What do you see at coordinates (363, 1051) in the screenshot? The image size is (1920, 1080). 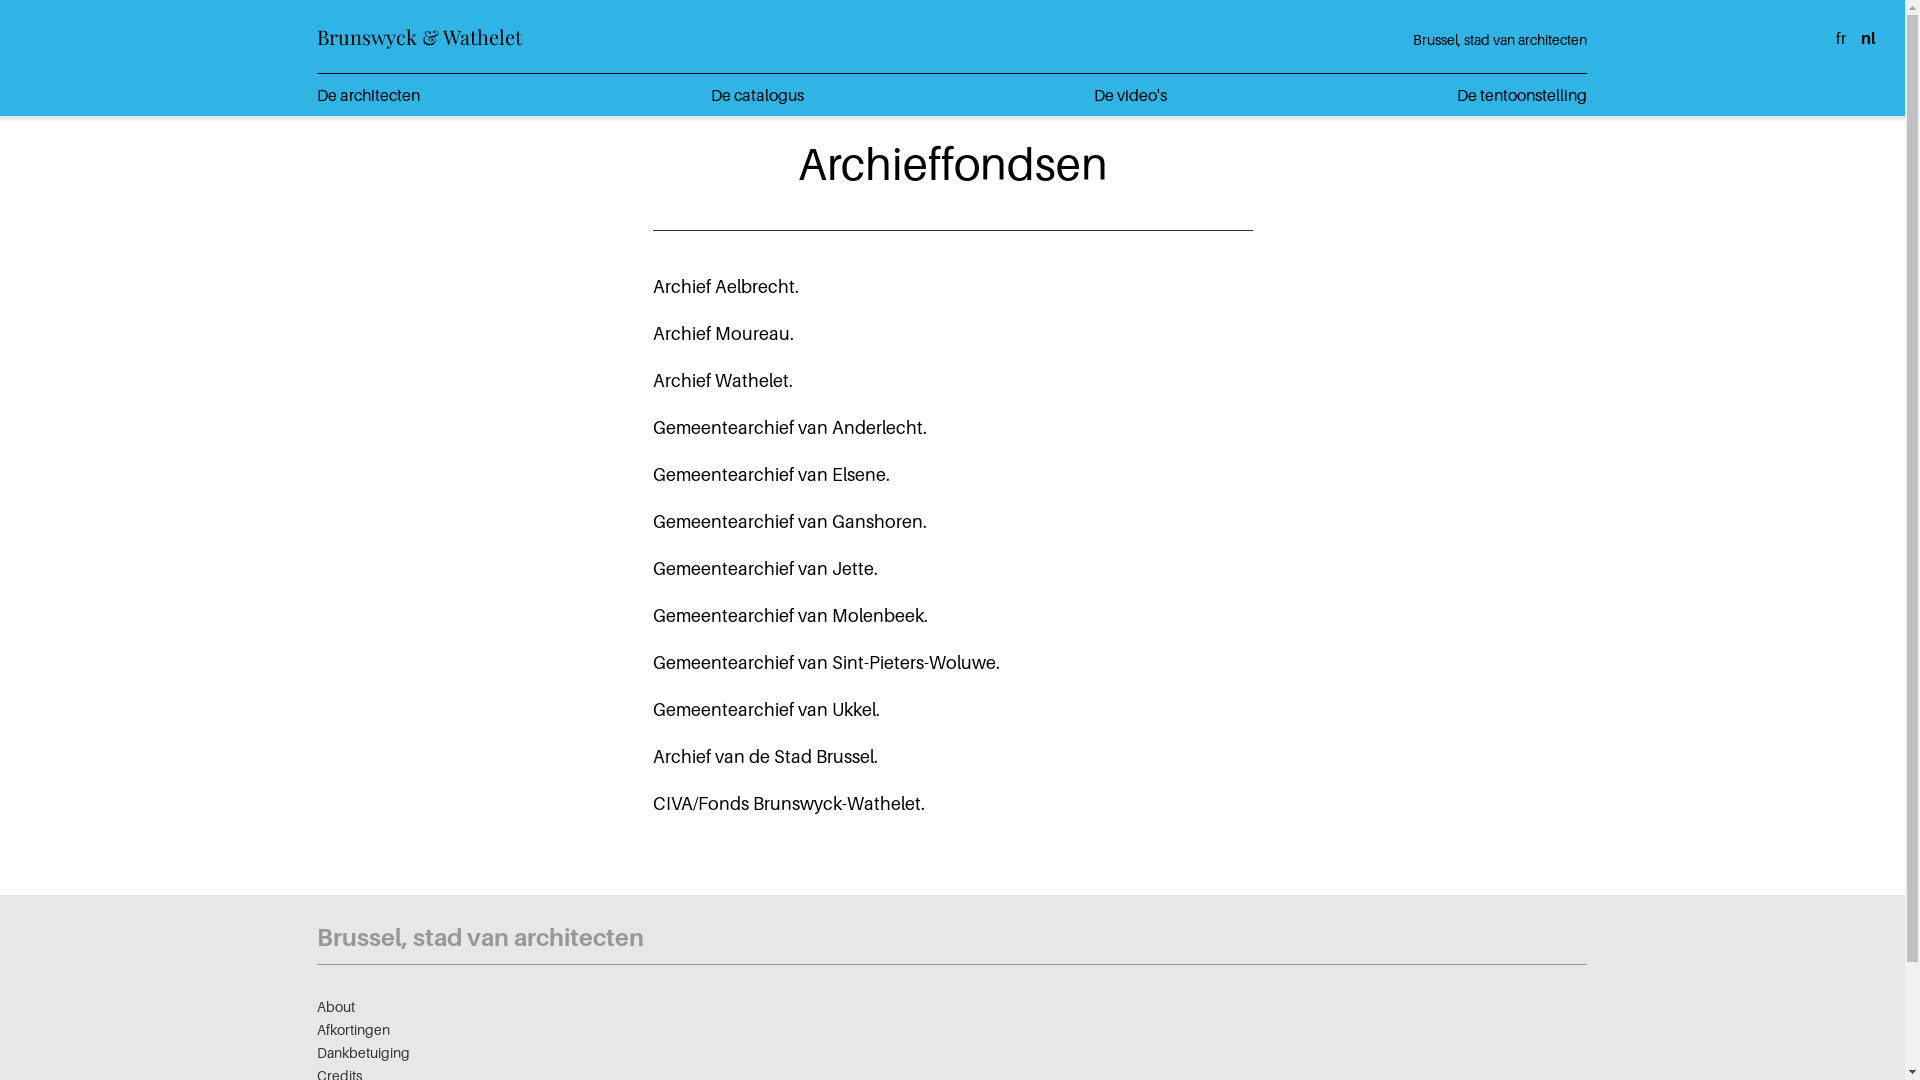 I see `'Dankbetuiging'` at bounding box center [363, 1051].